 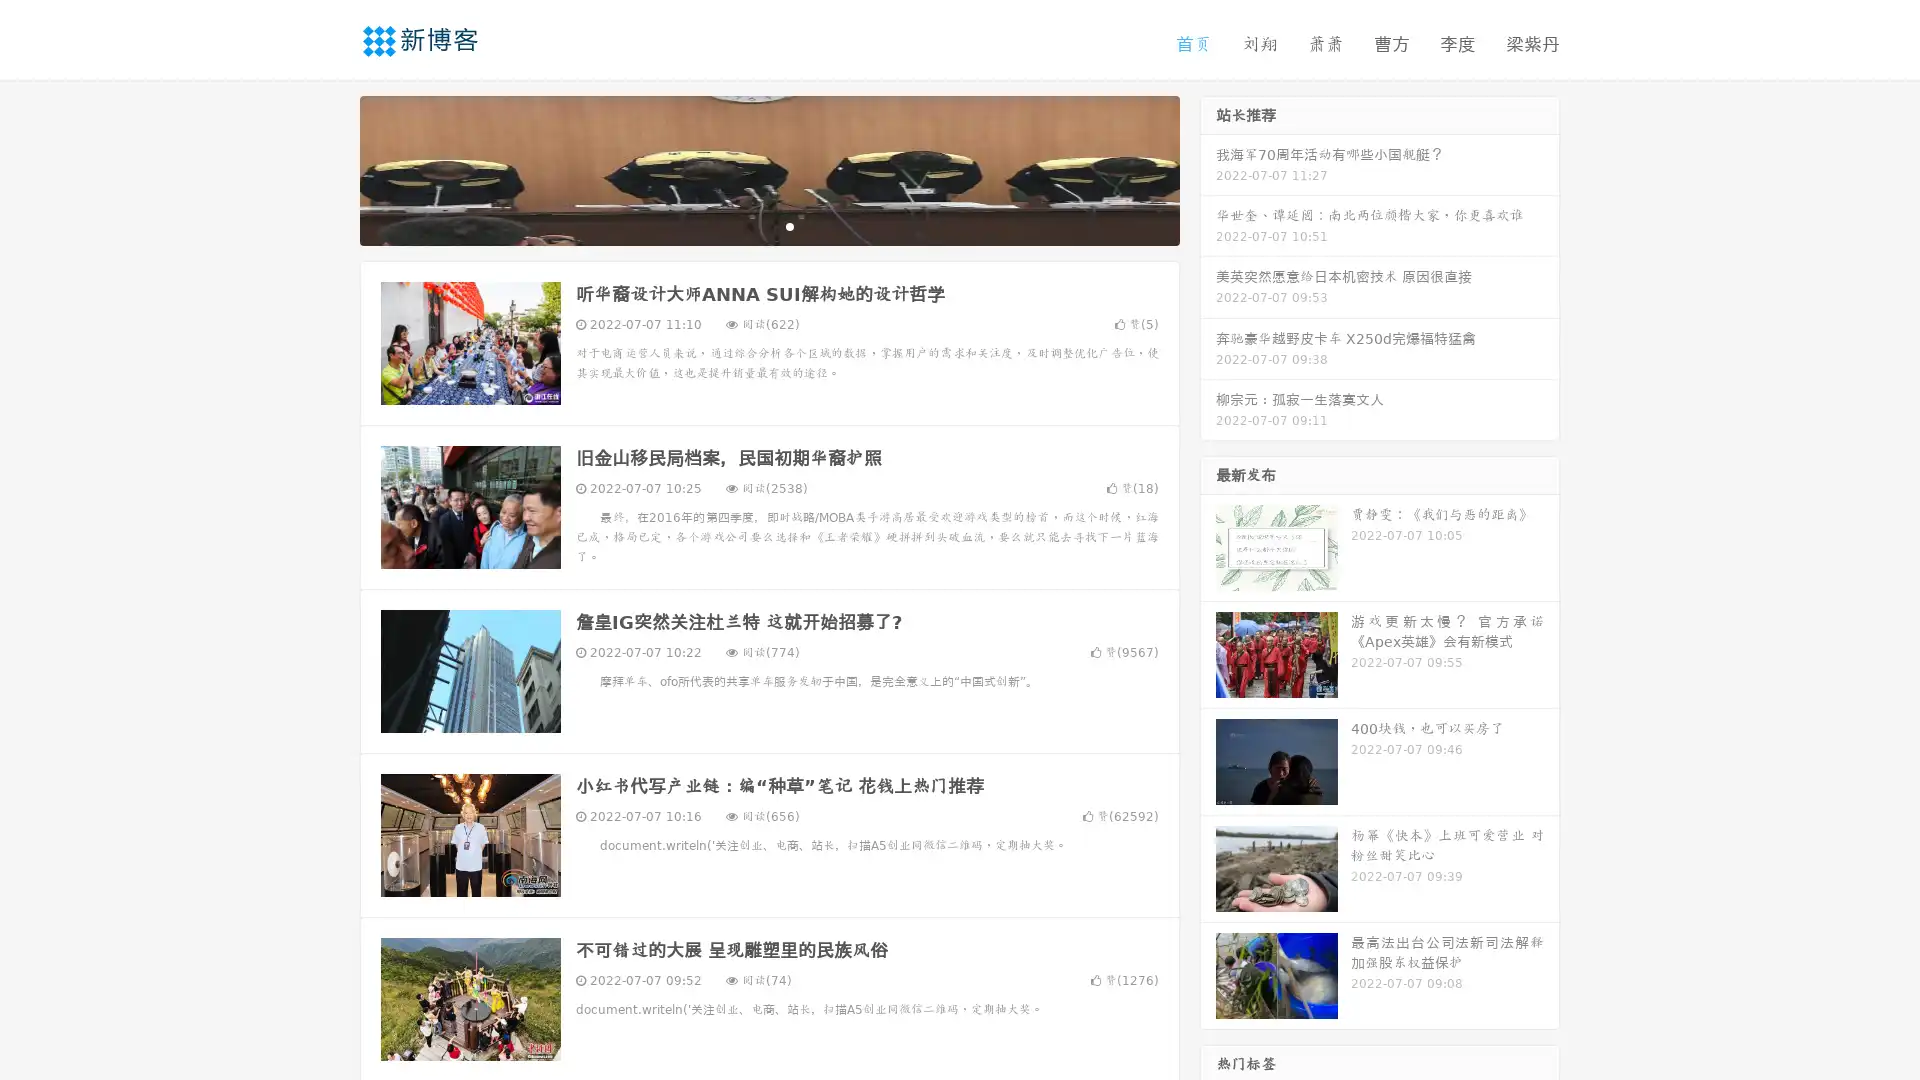 What do you see at coordinates (768, 225) in the screenshot?
I see `Go to slide 2` at bounding box center [768, 225].